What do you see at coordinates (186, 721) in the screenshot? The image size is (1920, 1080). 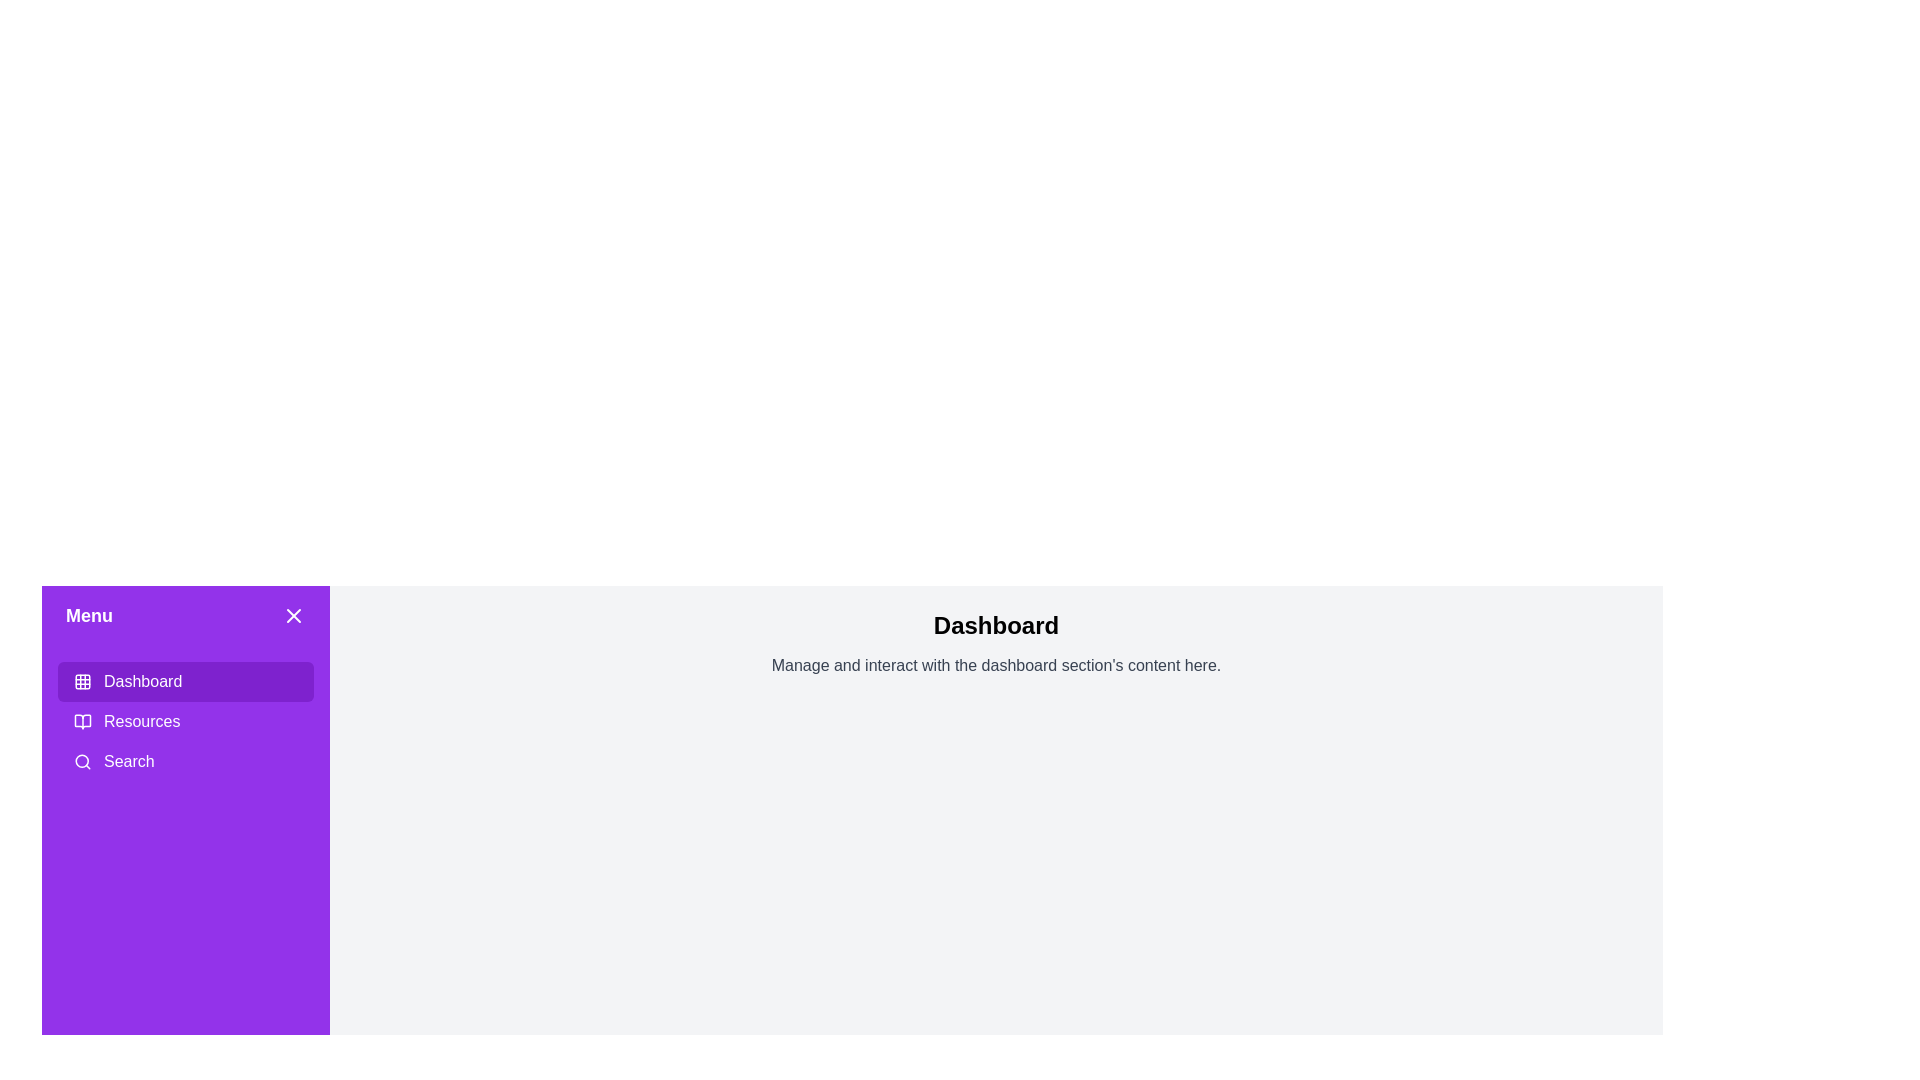 I see `the 'Resources' button located in the purple menu panel, which is the second item in the list, positioned below 'Dashboard' and above 'Search'` at bounding box center [186, 721].